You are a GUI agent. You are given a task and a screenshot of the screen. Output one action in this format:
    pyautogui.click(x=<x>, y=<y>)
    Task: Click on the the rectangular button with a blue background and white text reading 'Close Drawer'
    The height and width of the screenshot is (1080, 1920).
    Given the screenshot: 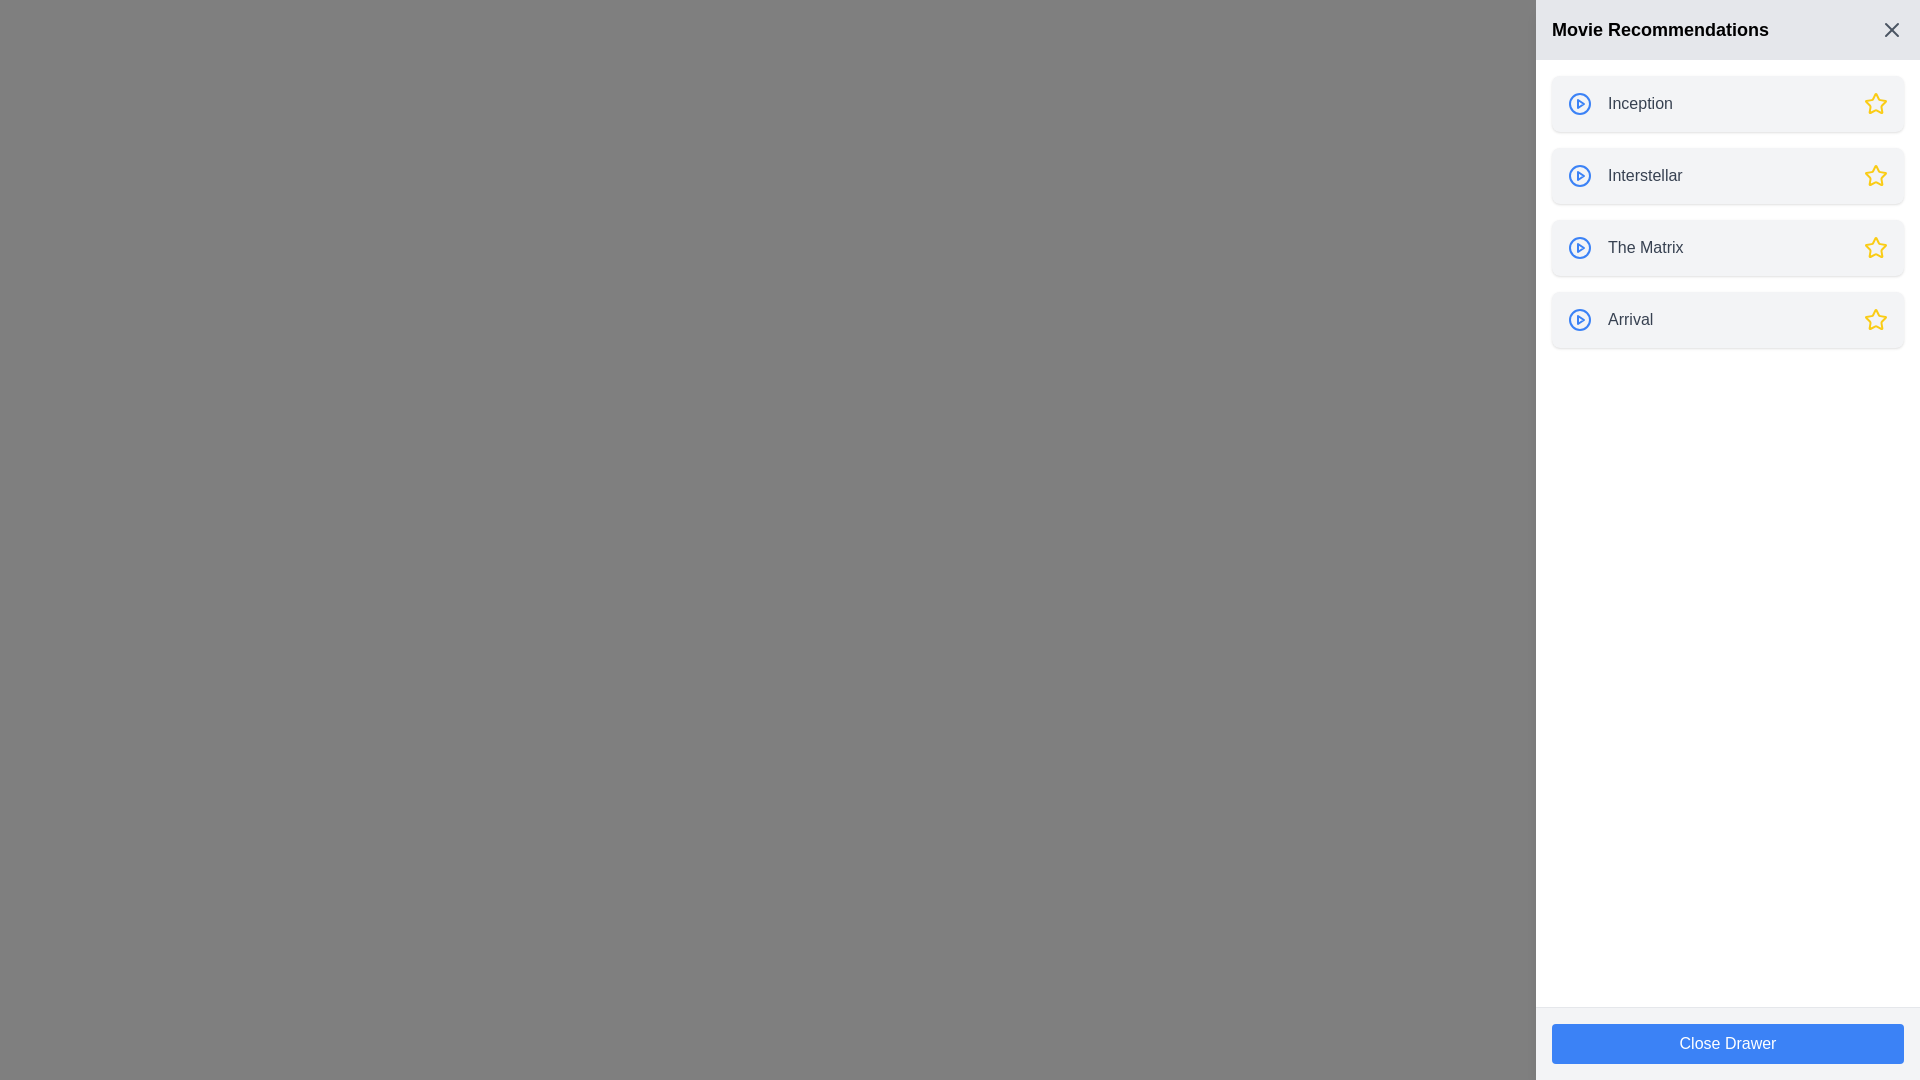 What is the action you would take?
    pyautogui.click(x=1727, y=1043)
    